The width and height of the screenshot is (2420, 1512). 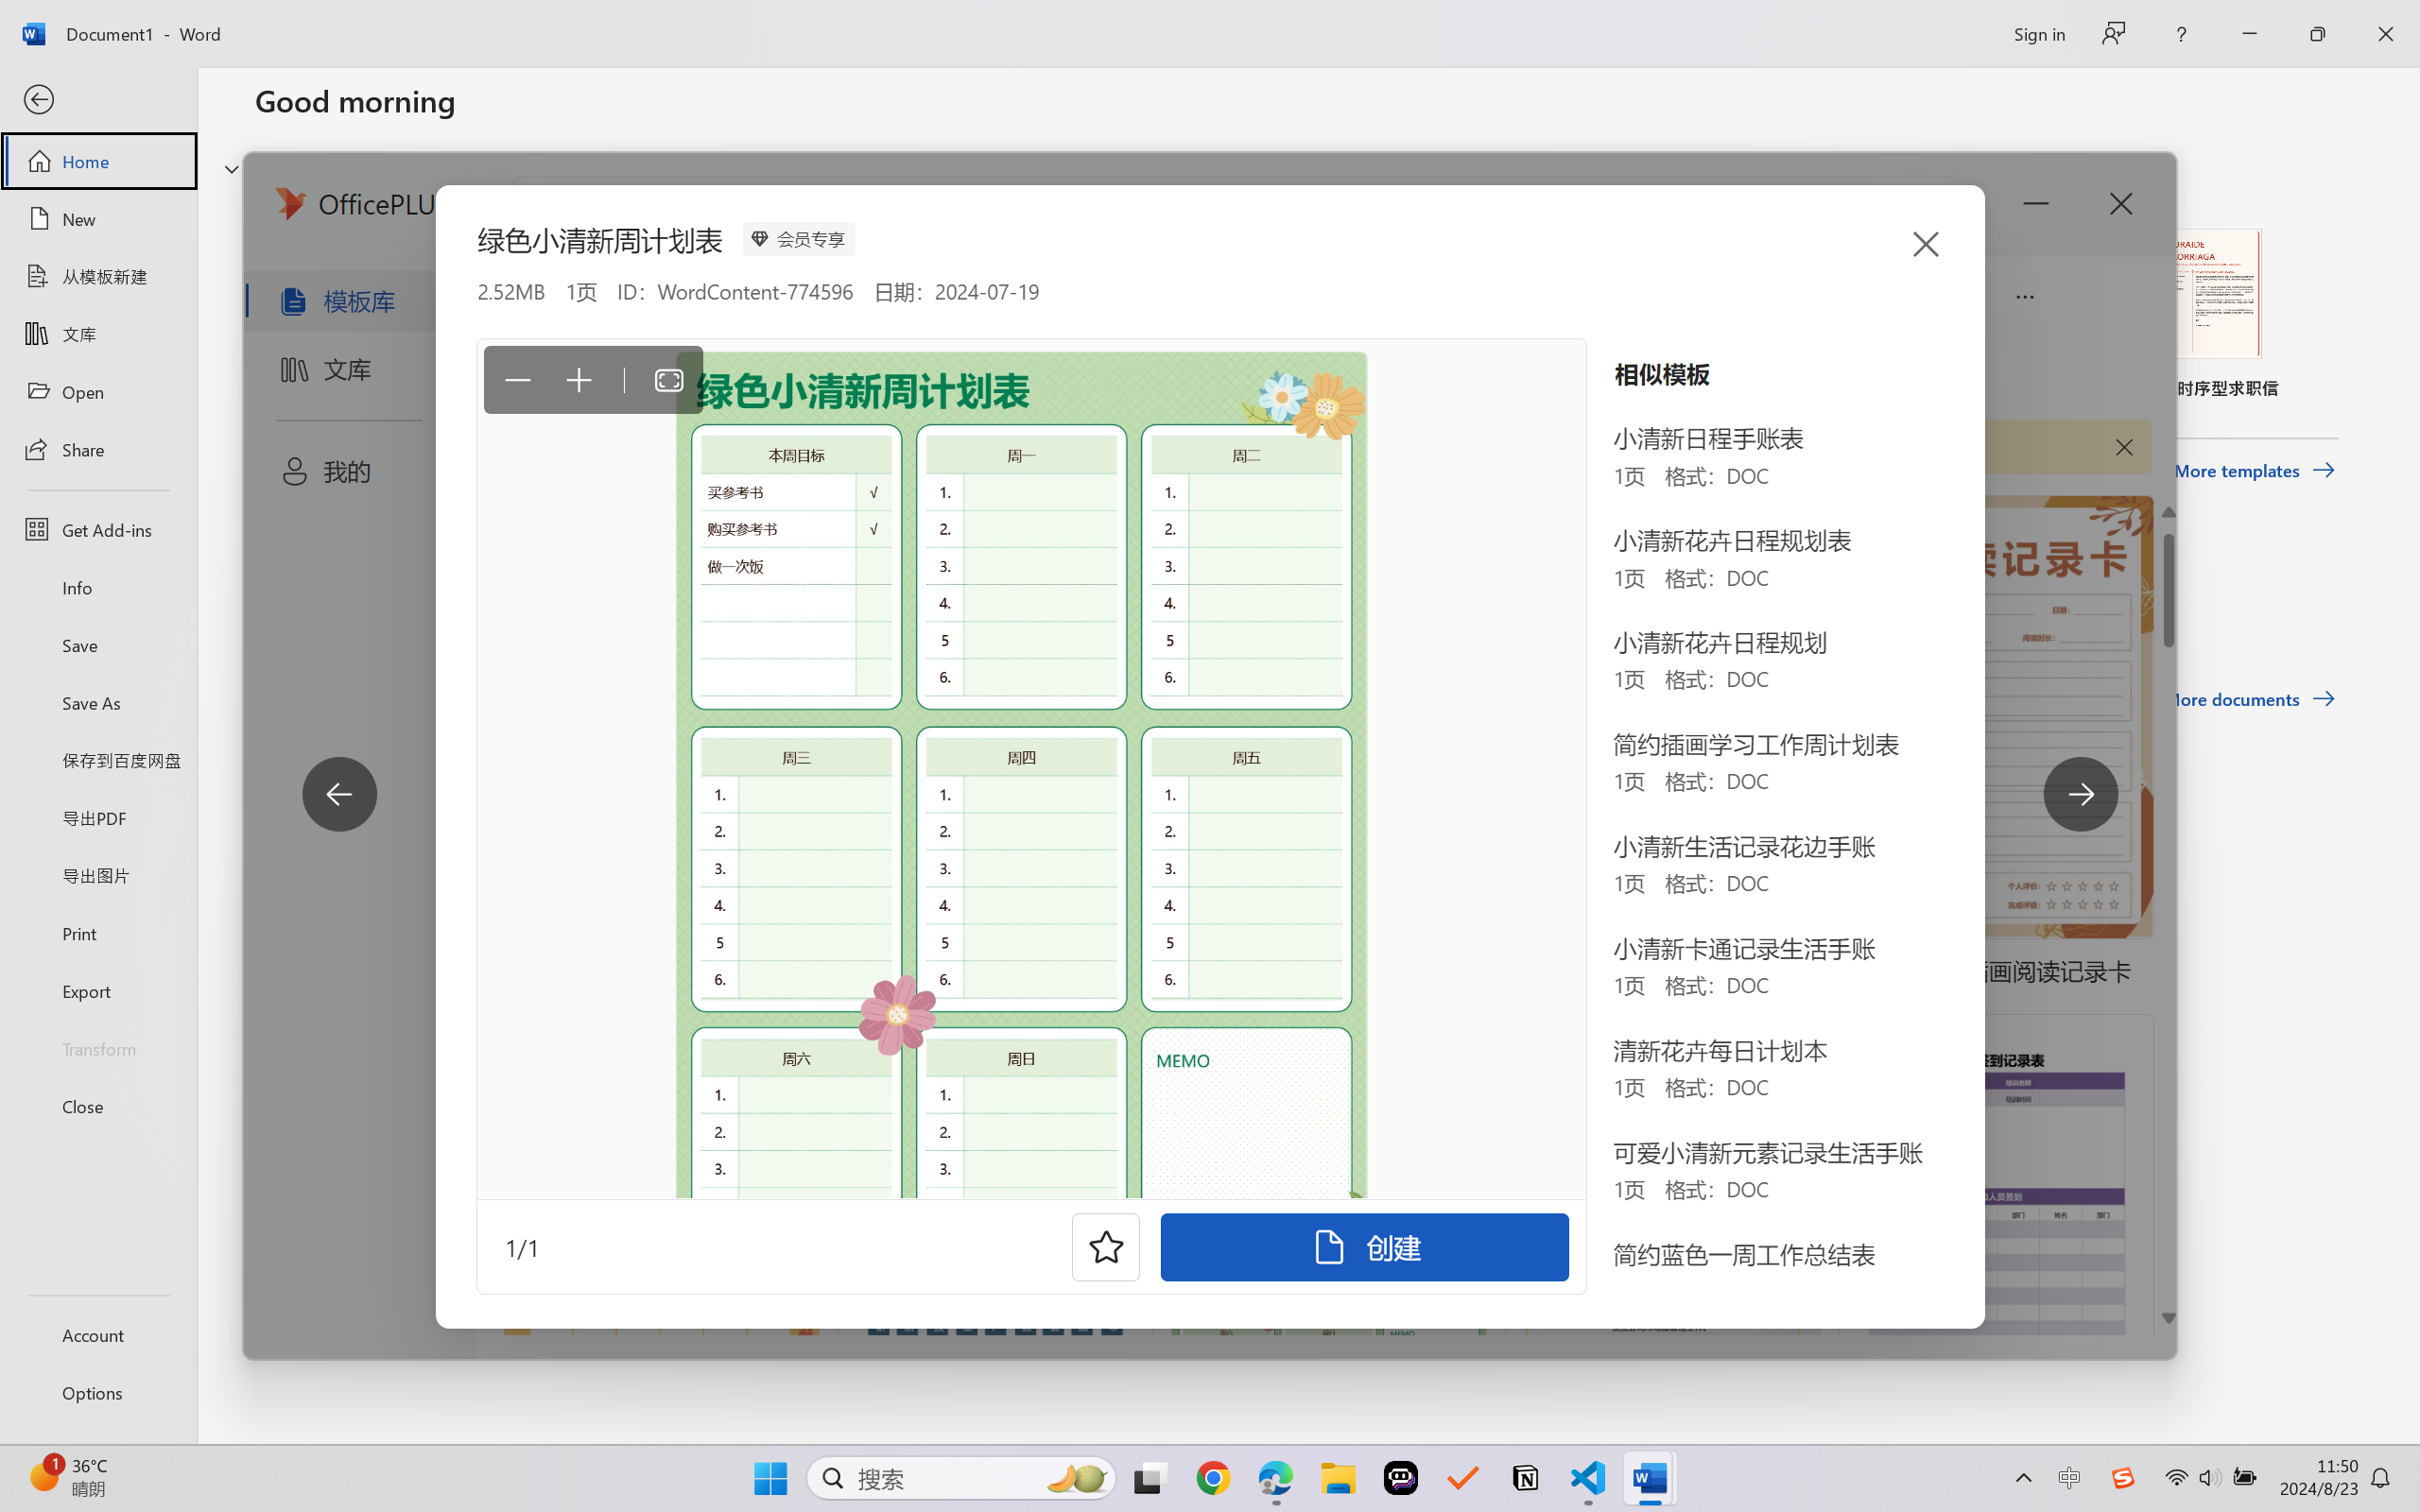 What do you see at coordinates (2253, 471) in the screenshot?
I see `'More templates'` at bounding box center [2253, 471].